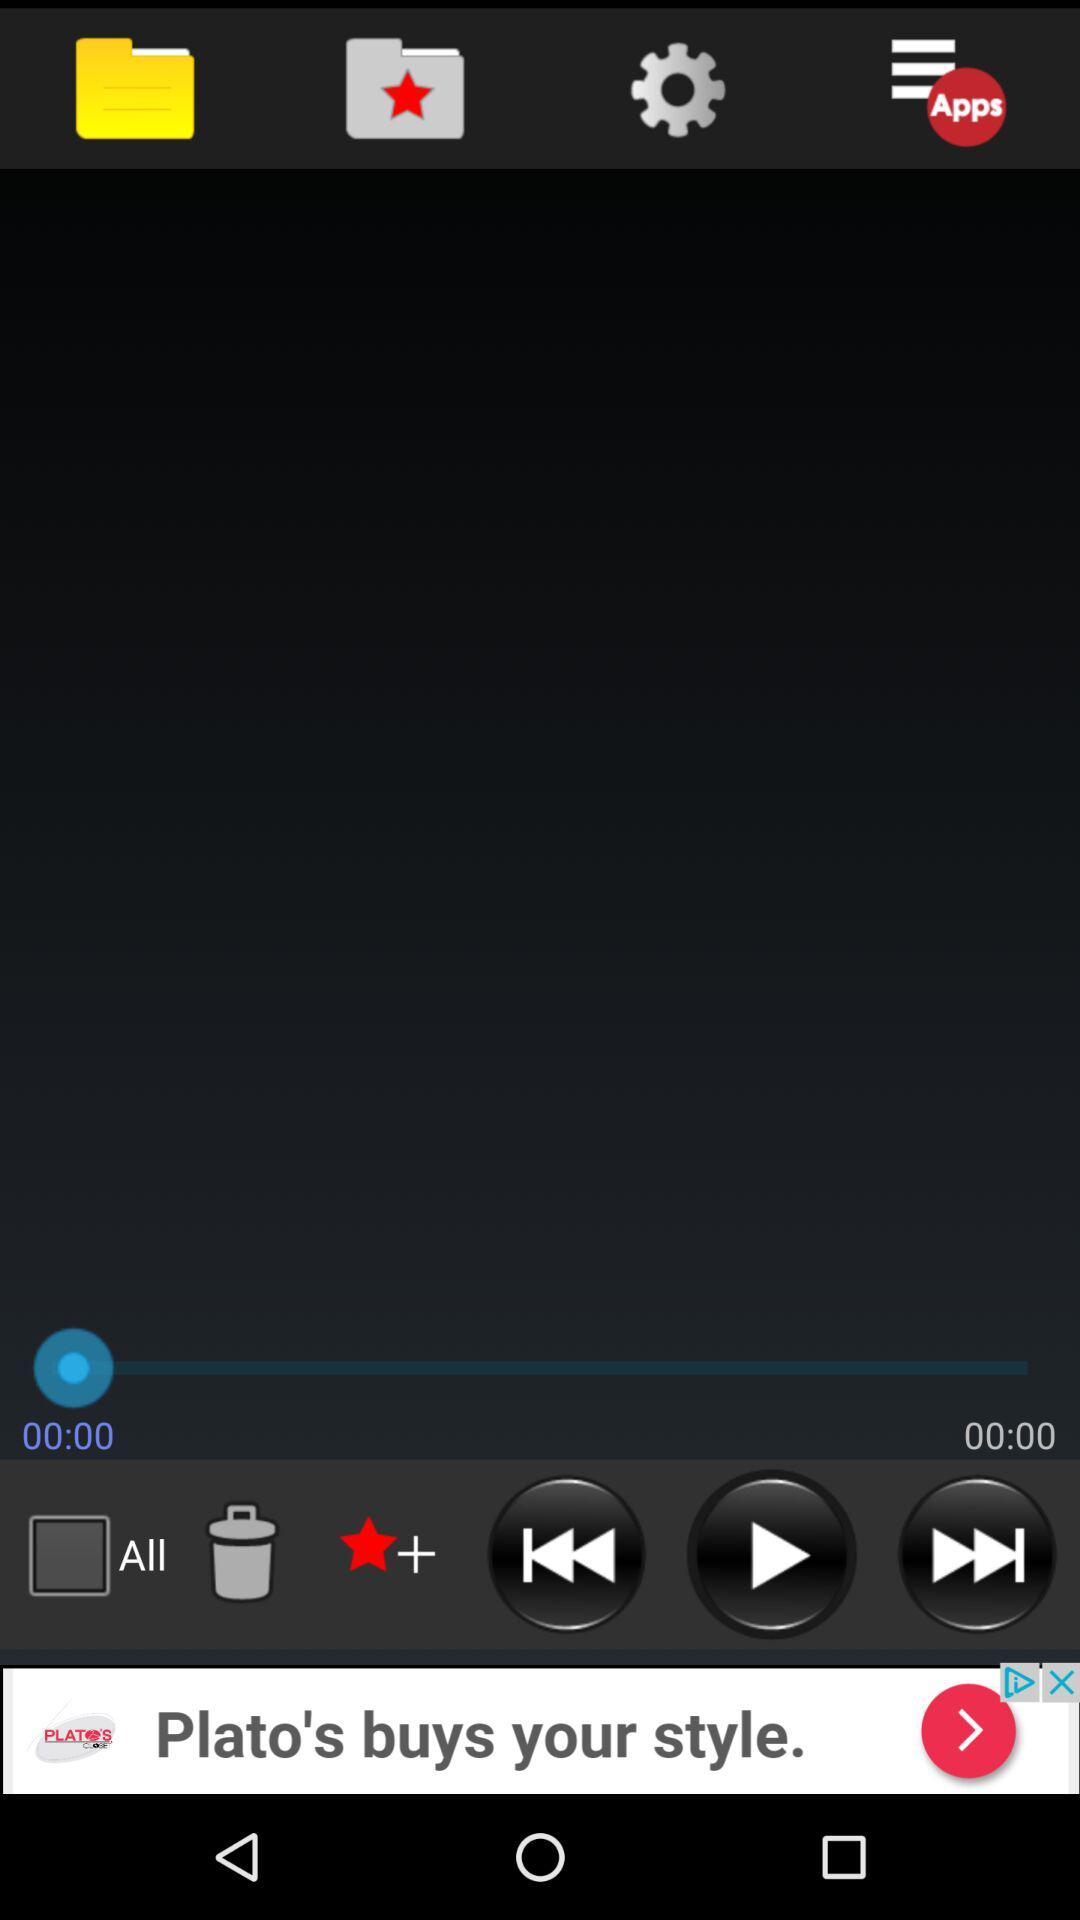 The image size is (1080, 1920). What do you see at coordinates (675, 87) in the screenshot?
I see `show settings` at bounding box center [675, 87].